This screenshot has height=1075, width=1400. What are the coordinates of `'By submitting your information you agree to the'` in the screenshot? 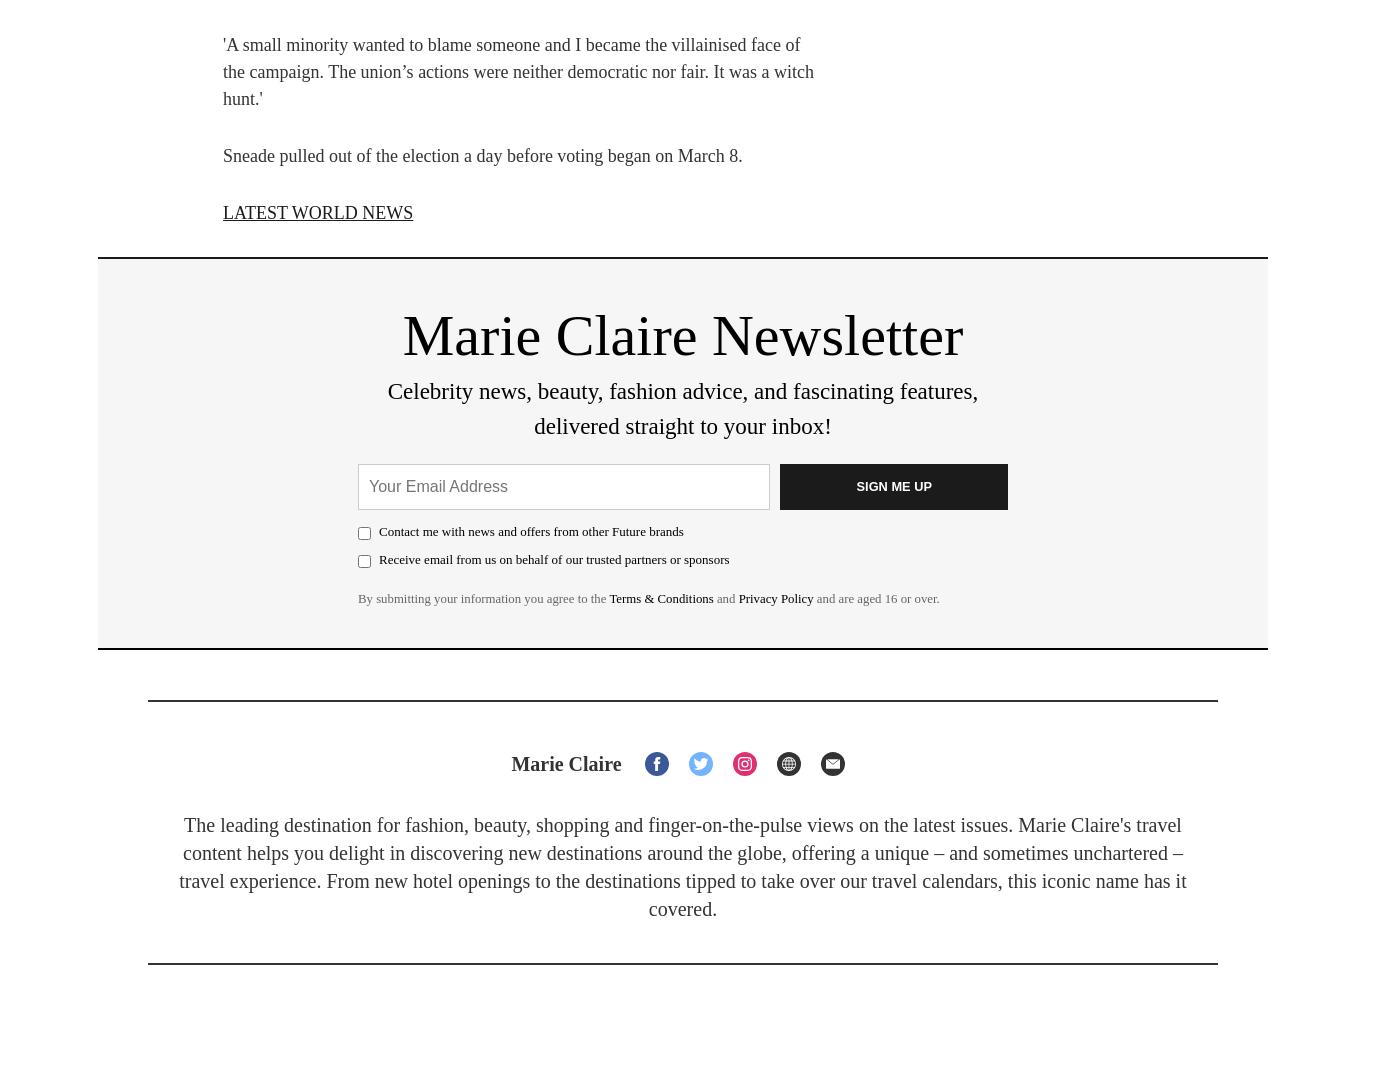 It's located at (482, 597).